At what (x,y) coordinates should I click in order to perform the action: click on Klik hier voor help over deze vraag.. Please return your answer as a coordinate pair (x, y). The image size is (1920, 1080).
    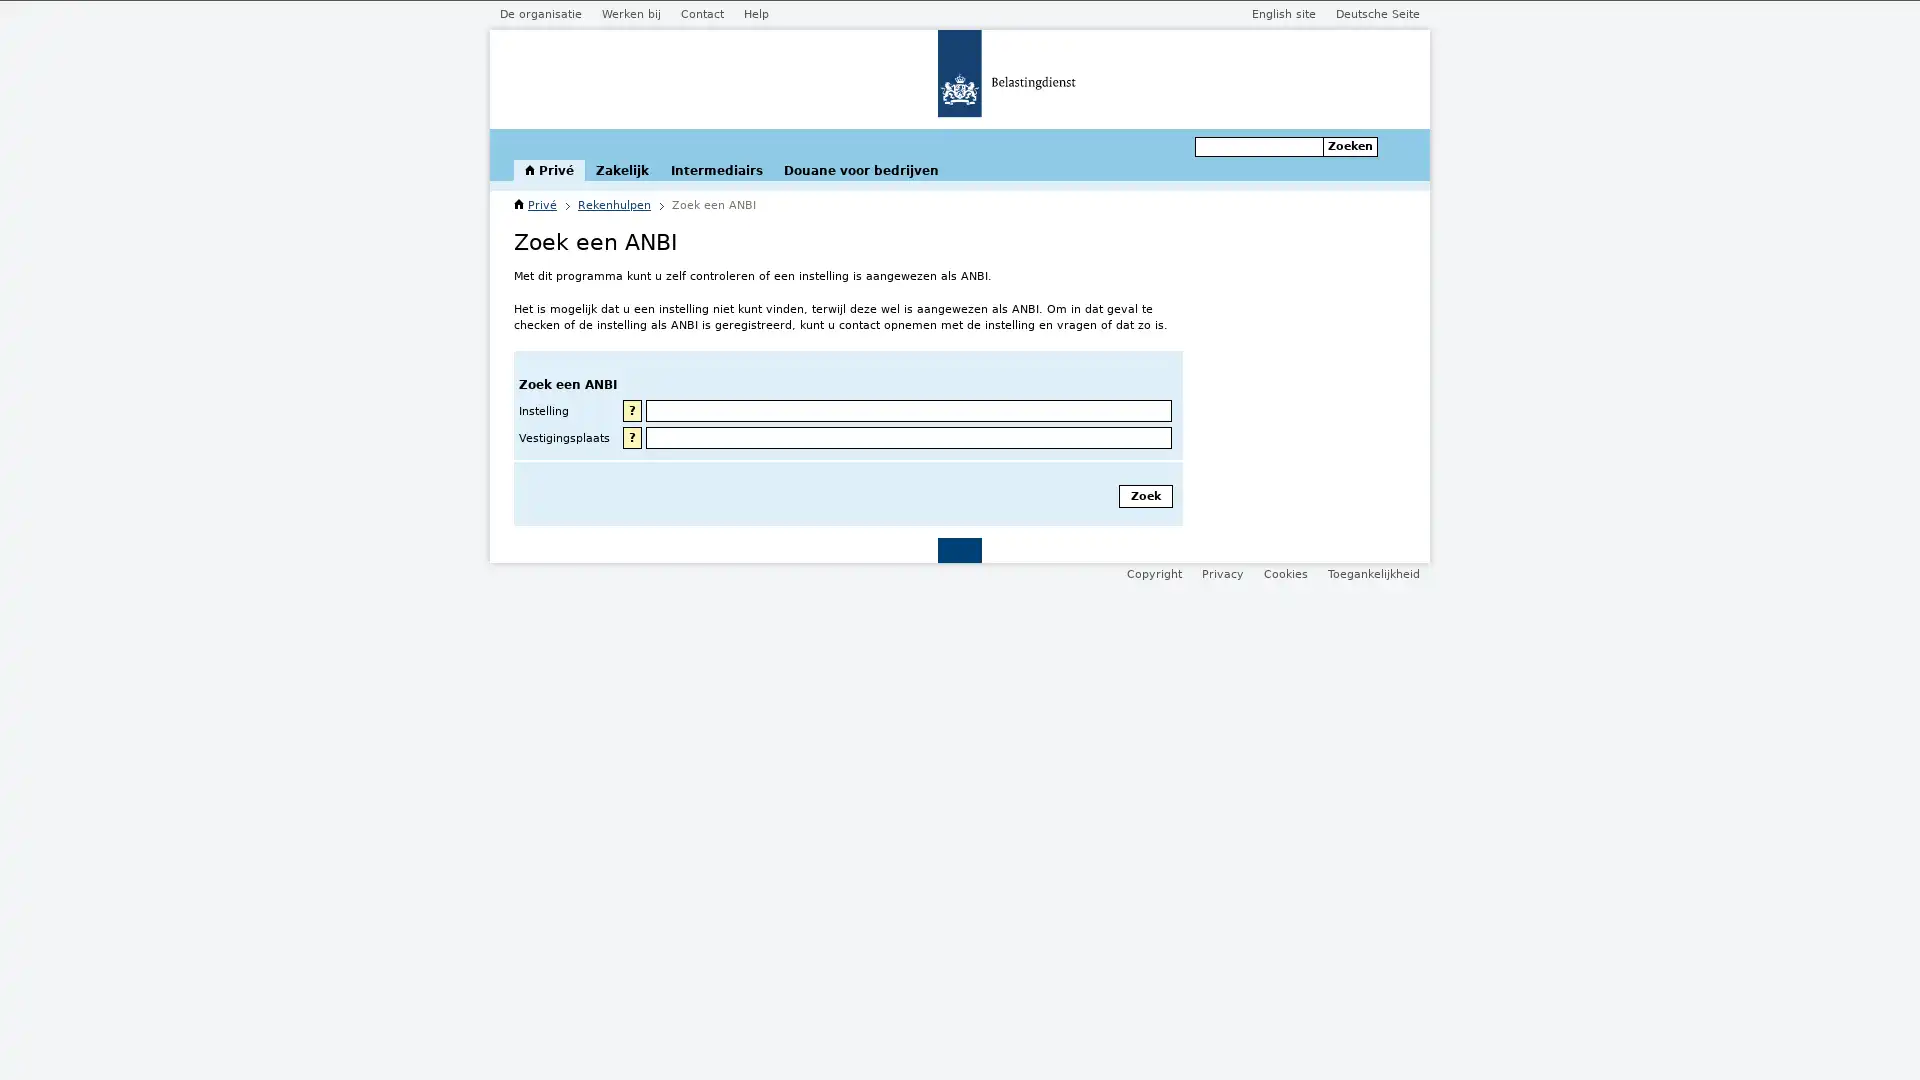
    Looking at the image, I should click on (631, 408).